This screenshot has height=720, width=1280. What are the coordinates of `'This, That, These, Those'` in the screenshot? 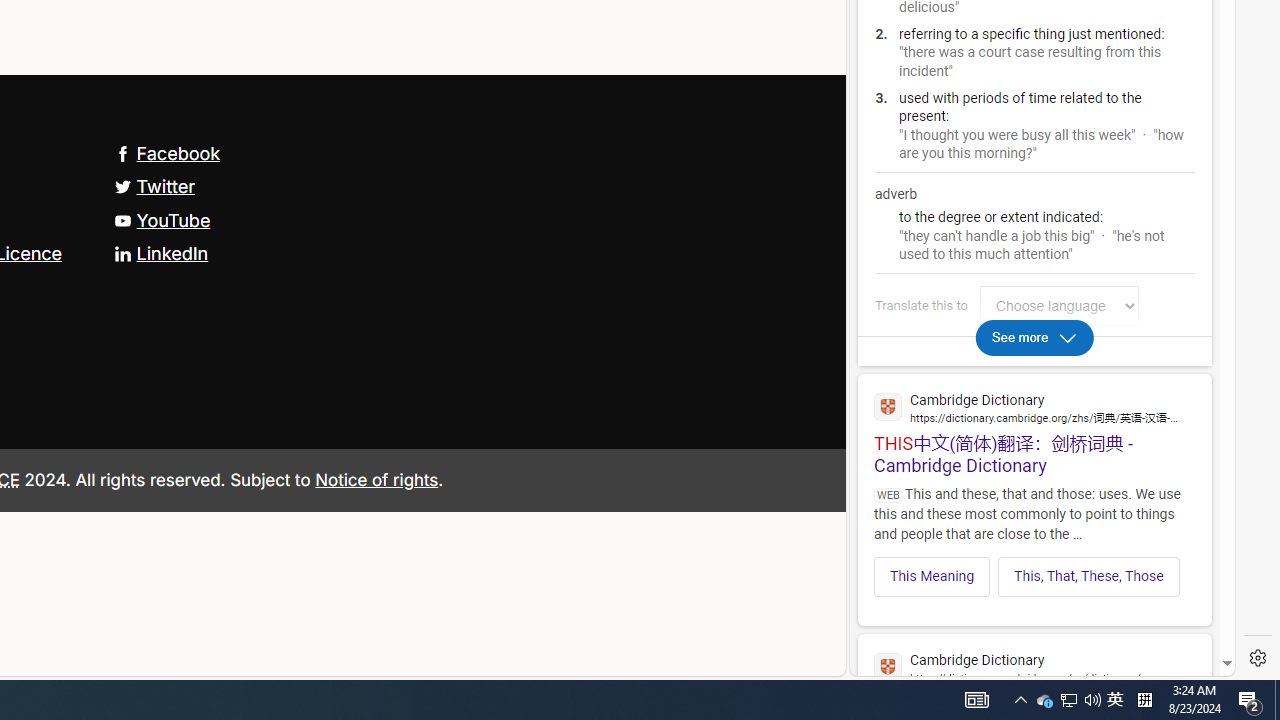 It's located at (1088, 576).